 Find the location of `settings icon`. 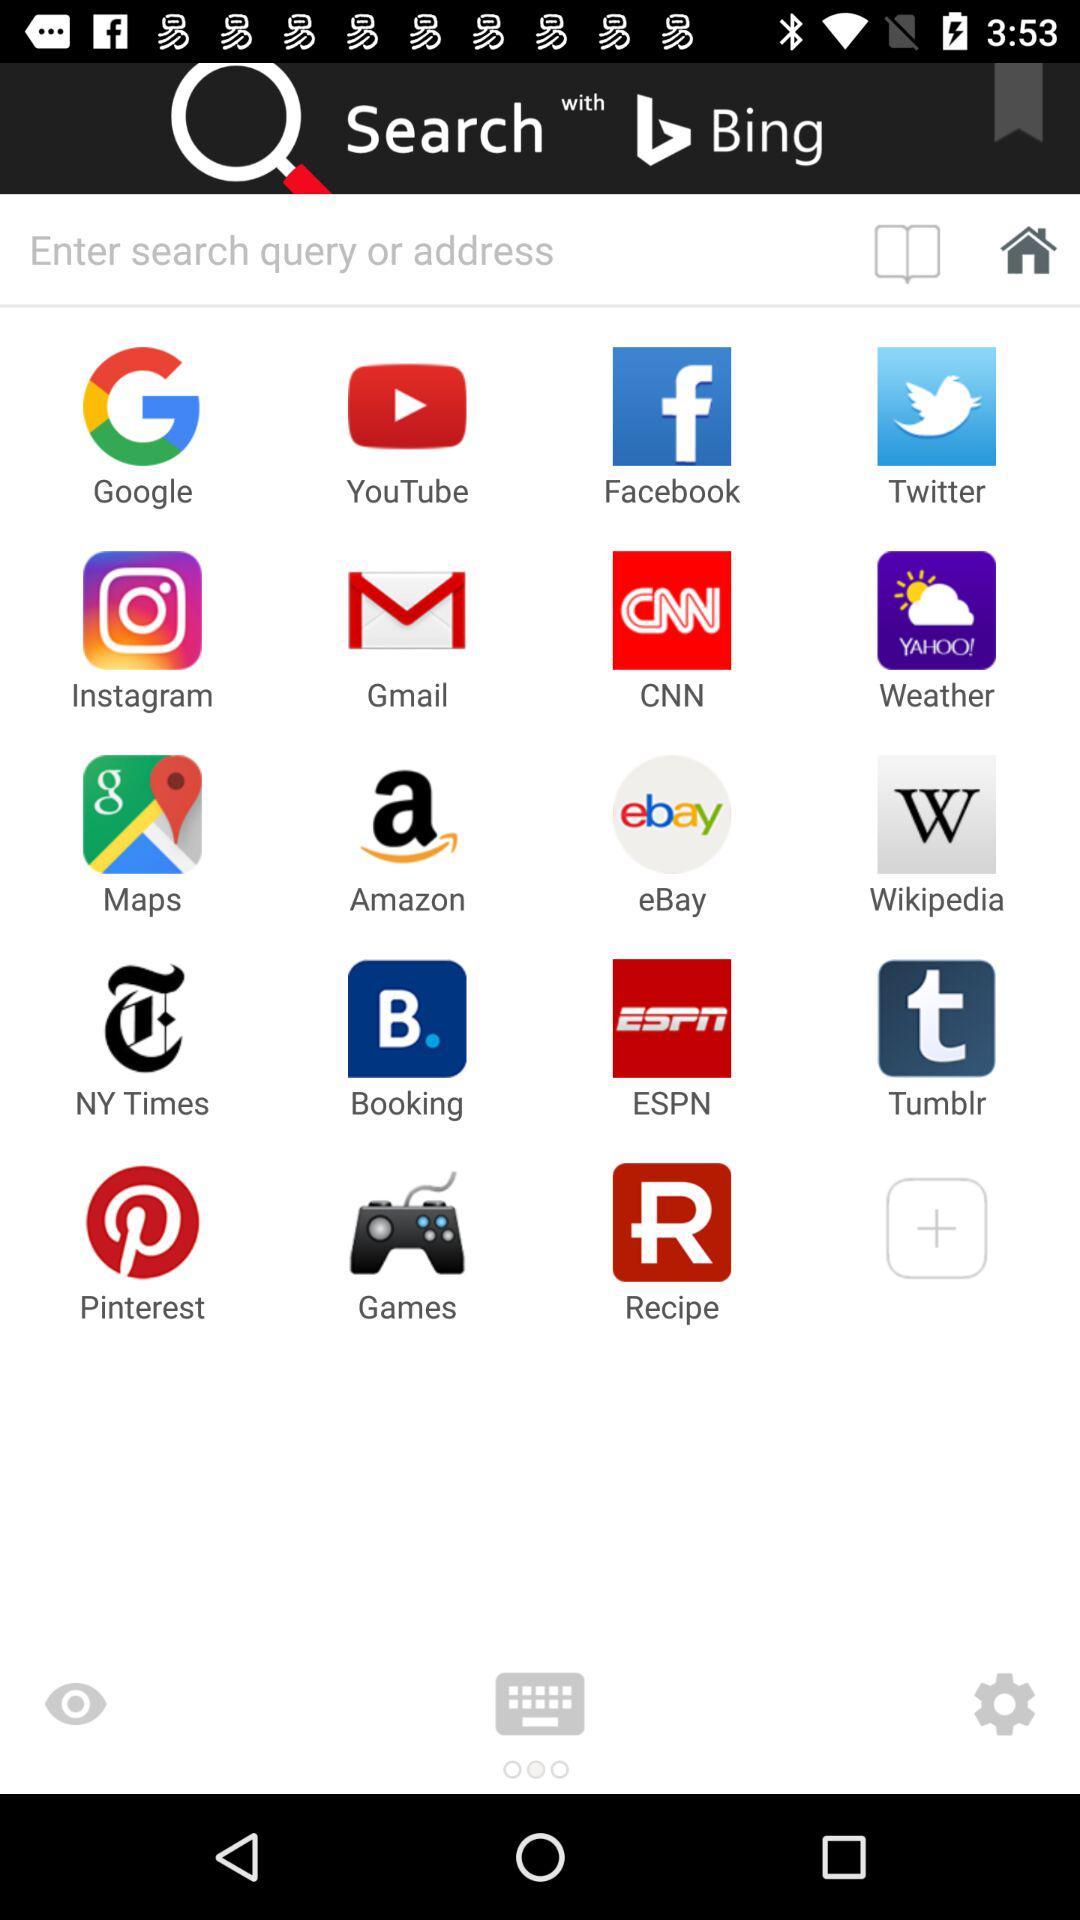

settings icon is located at coordinates (885, 1703).